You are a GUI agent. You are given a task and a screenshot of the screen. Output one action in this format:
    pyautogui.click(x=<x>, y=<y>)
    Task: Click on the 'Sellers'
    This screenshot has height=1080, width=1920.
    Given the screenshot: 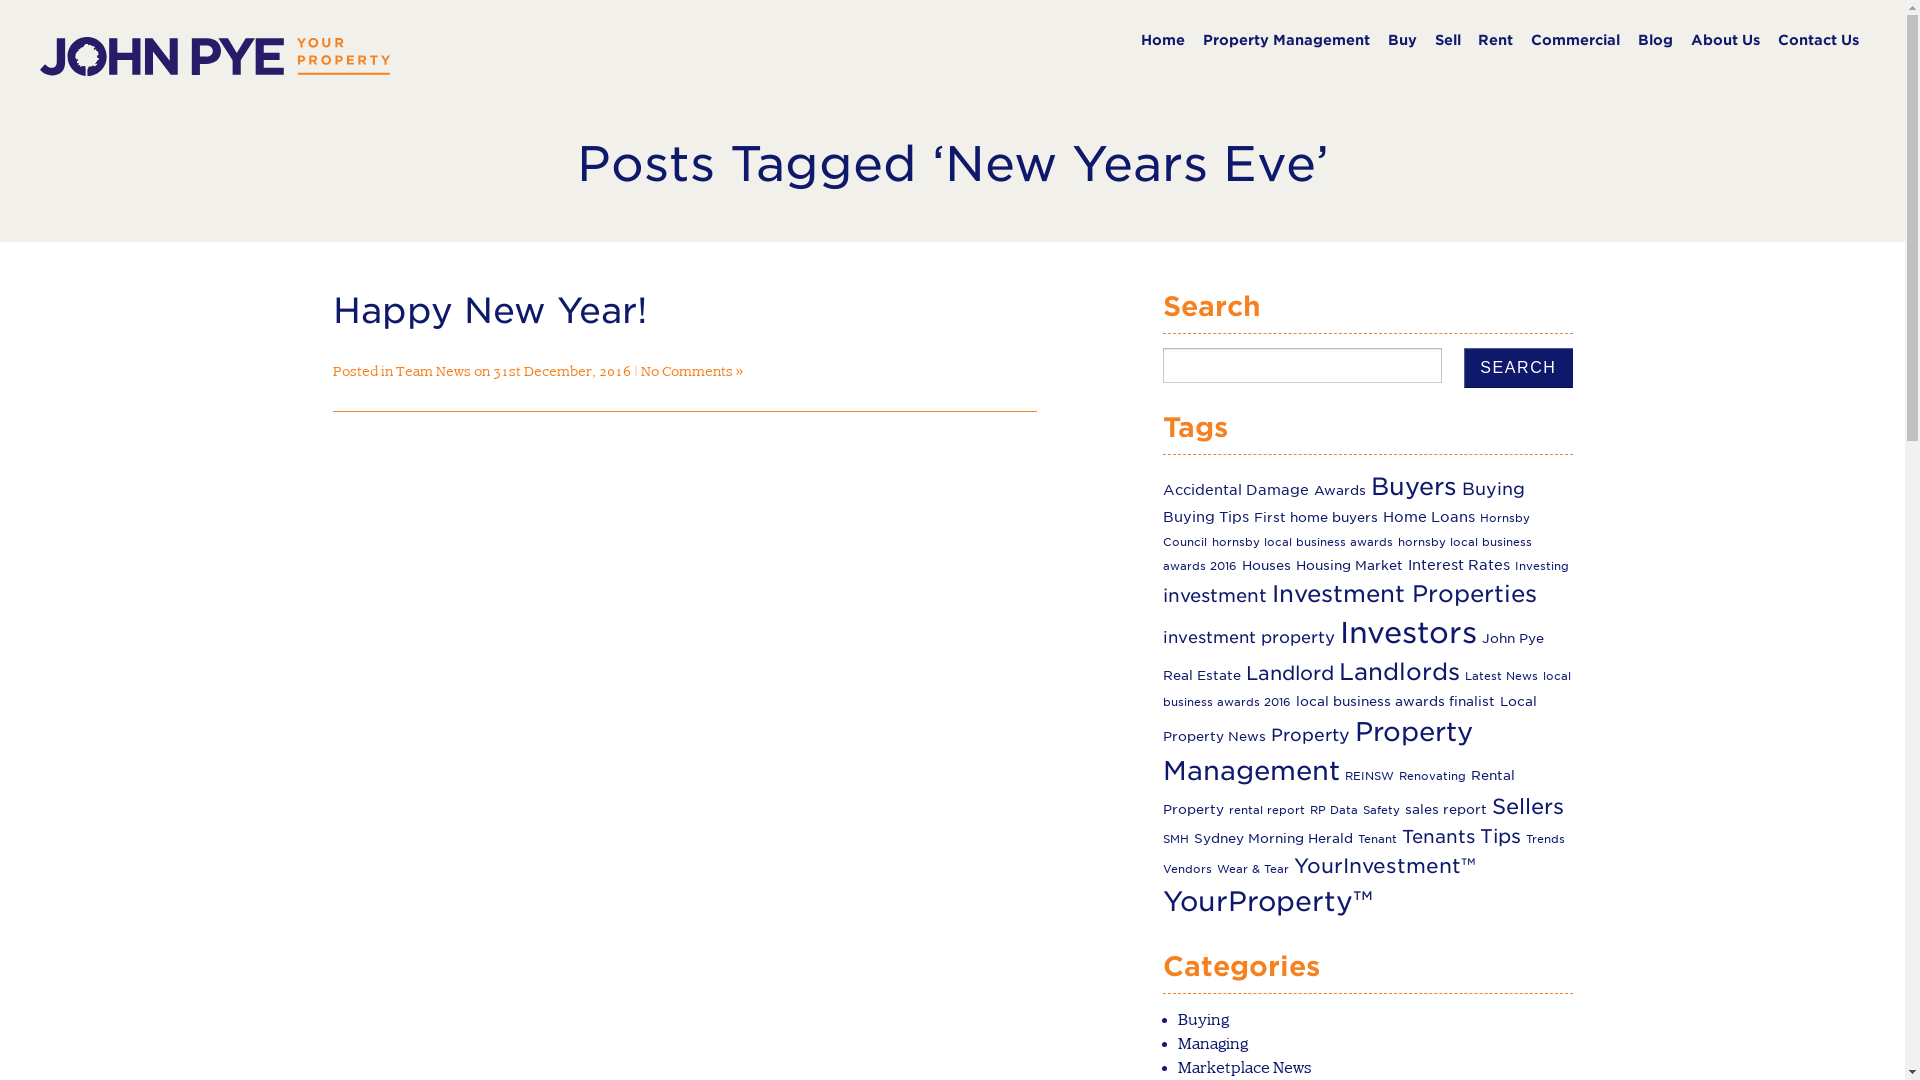 What is the action you would take?
    pyautogui.click(x=1526, y=805)
    